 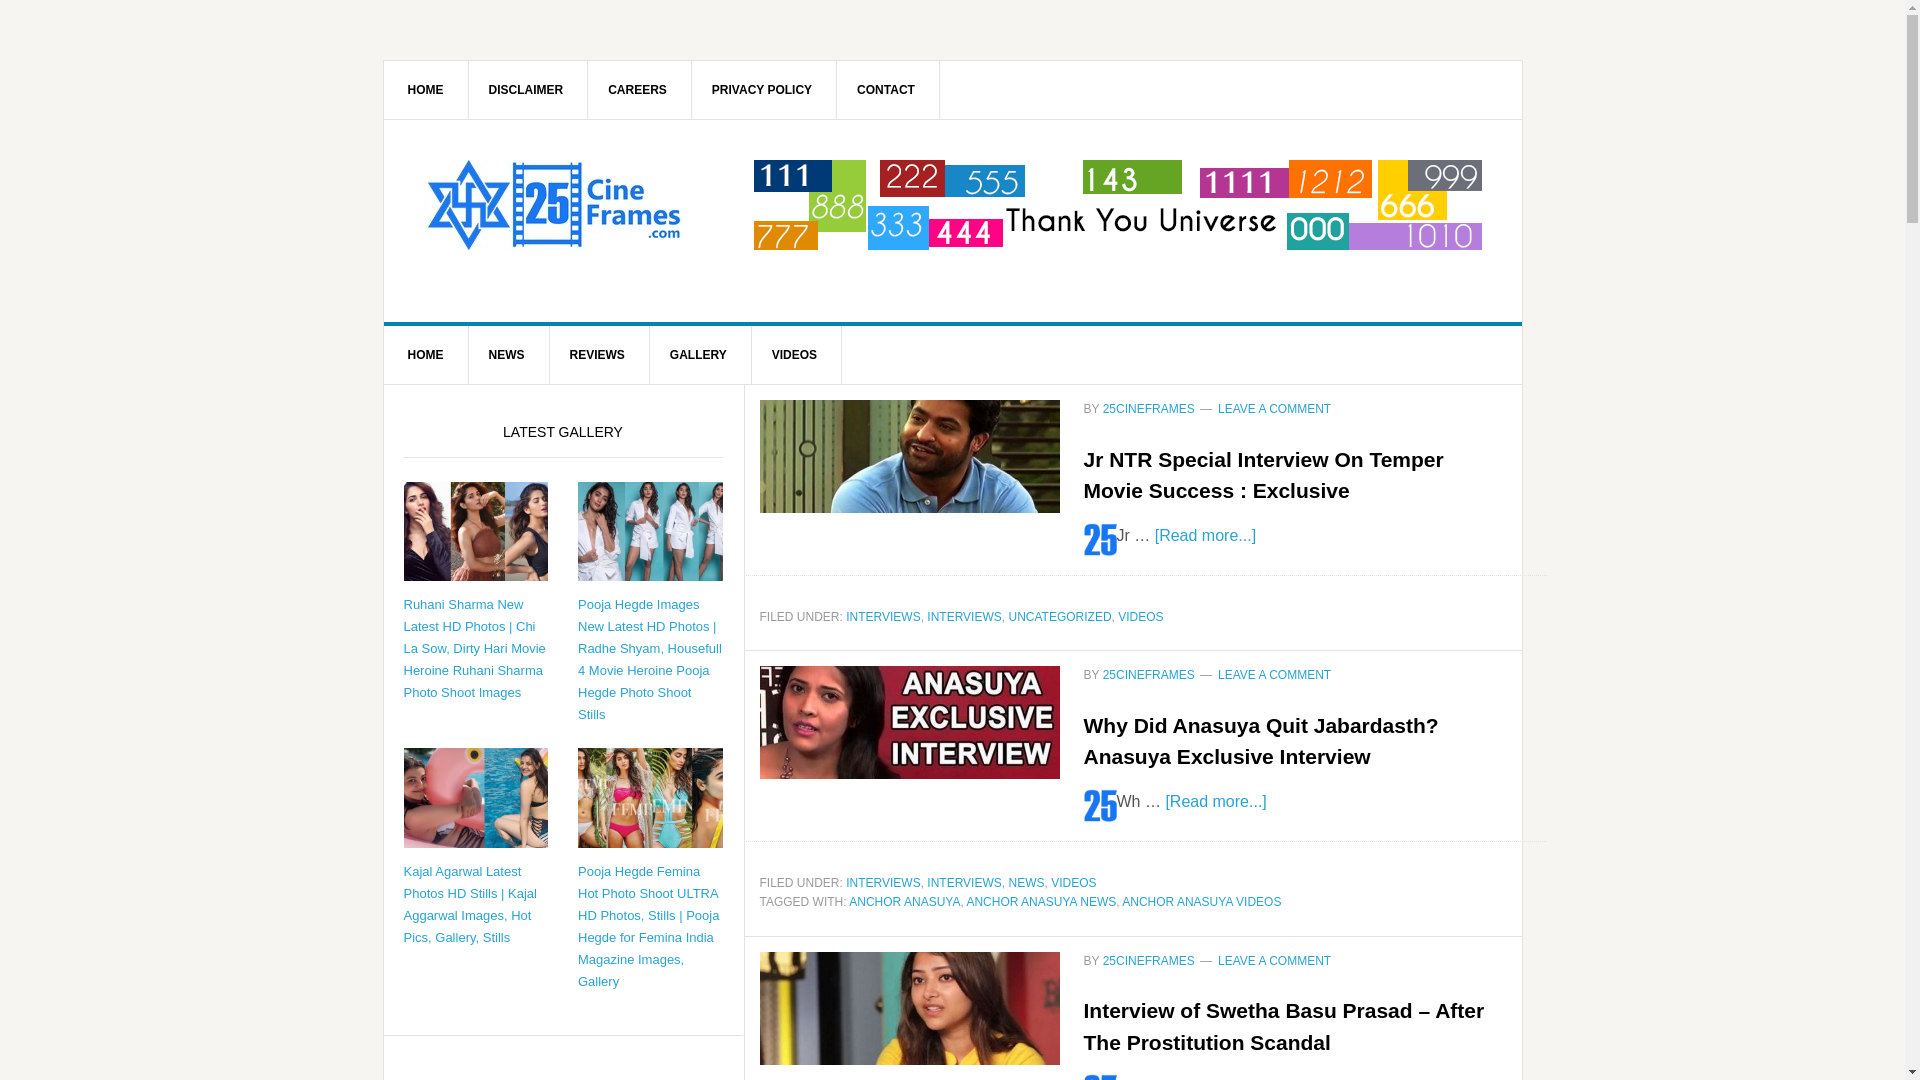 I want to click on '25CINEFRAMES', so click(x=1148, y=959).